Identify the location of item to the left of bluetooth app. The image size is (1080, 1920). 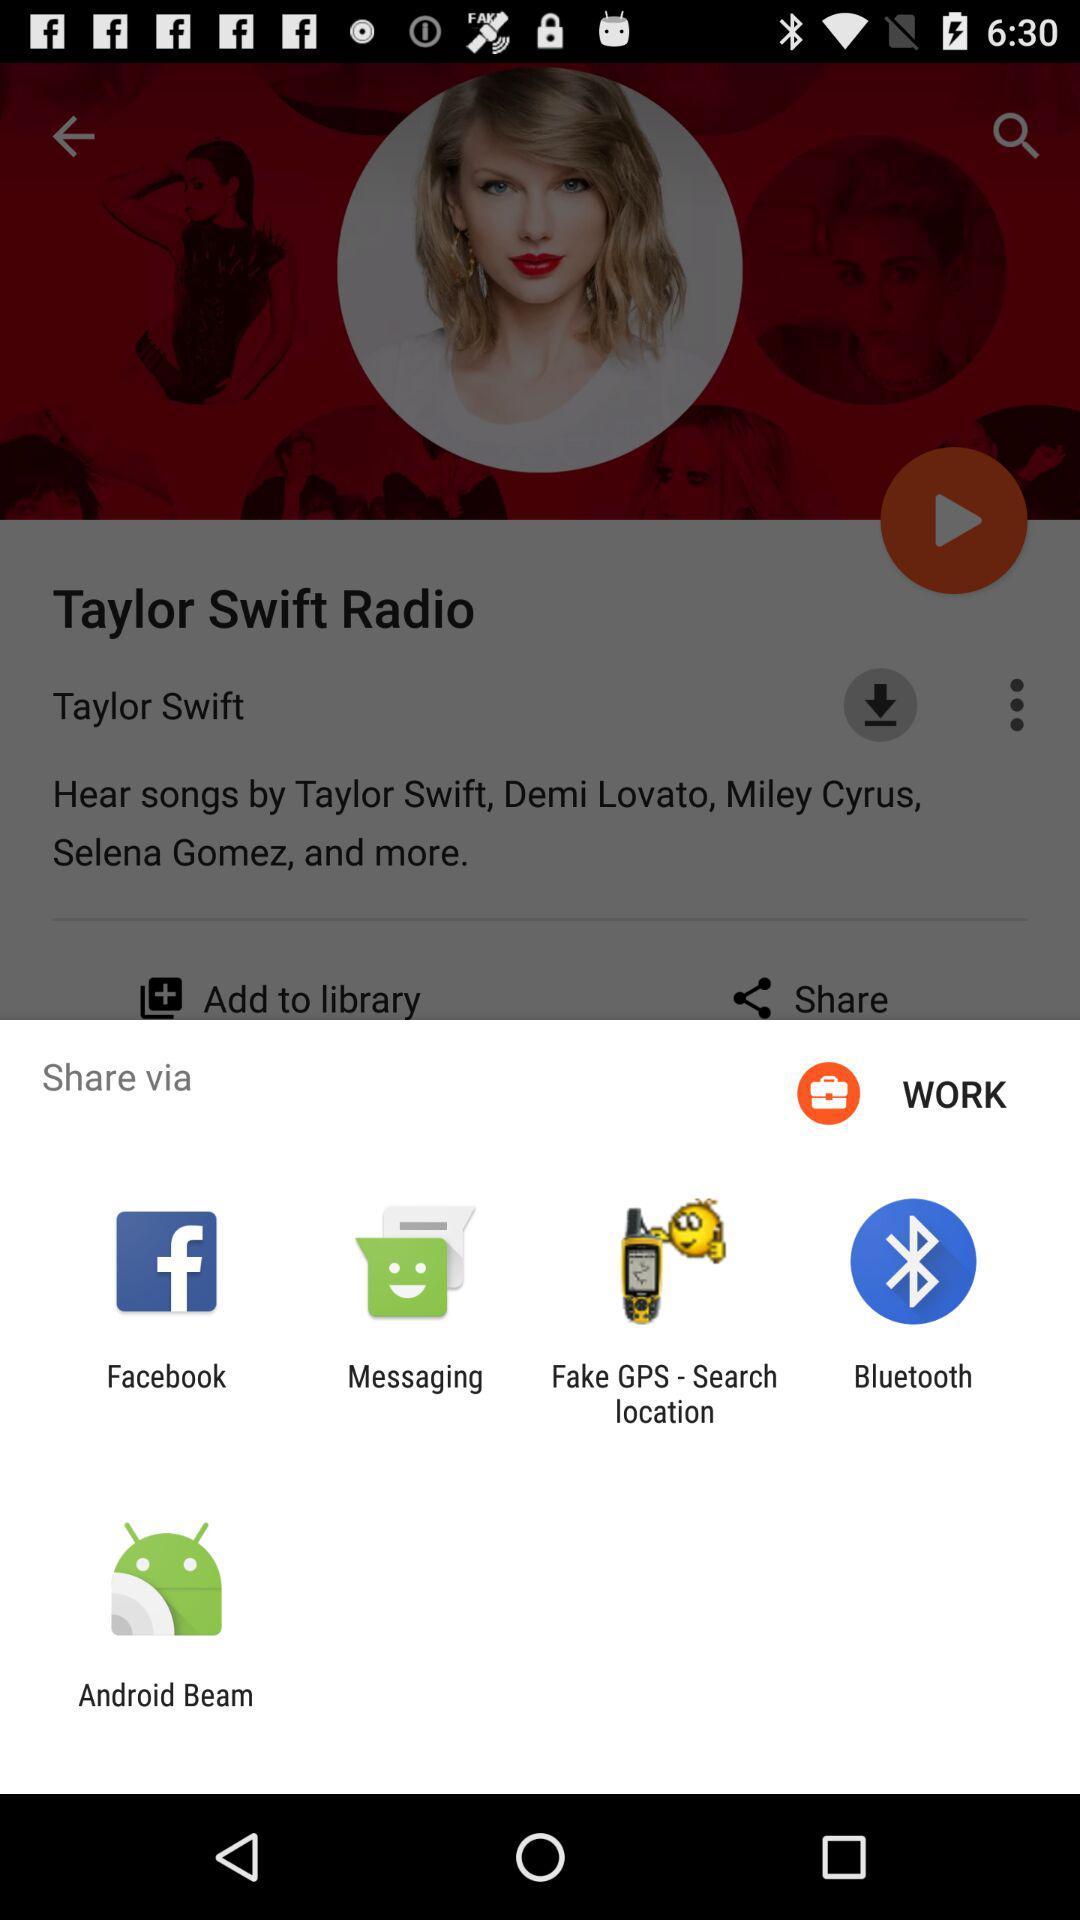
(664, 1392).